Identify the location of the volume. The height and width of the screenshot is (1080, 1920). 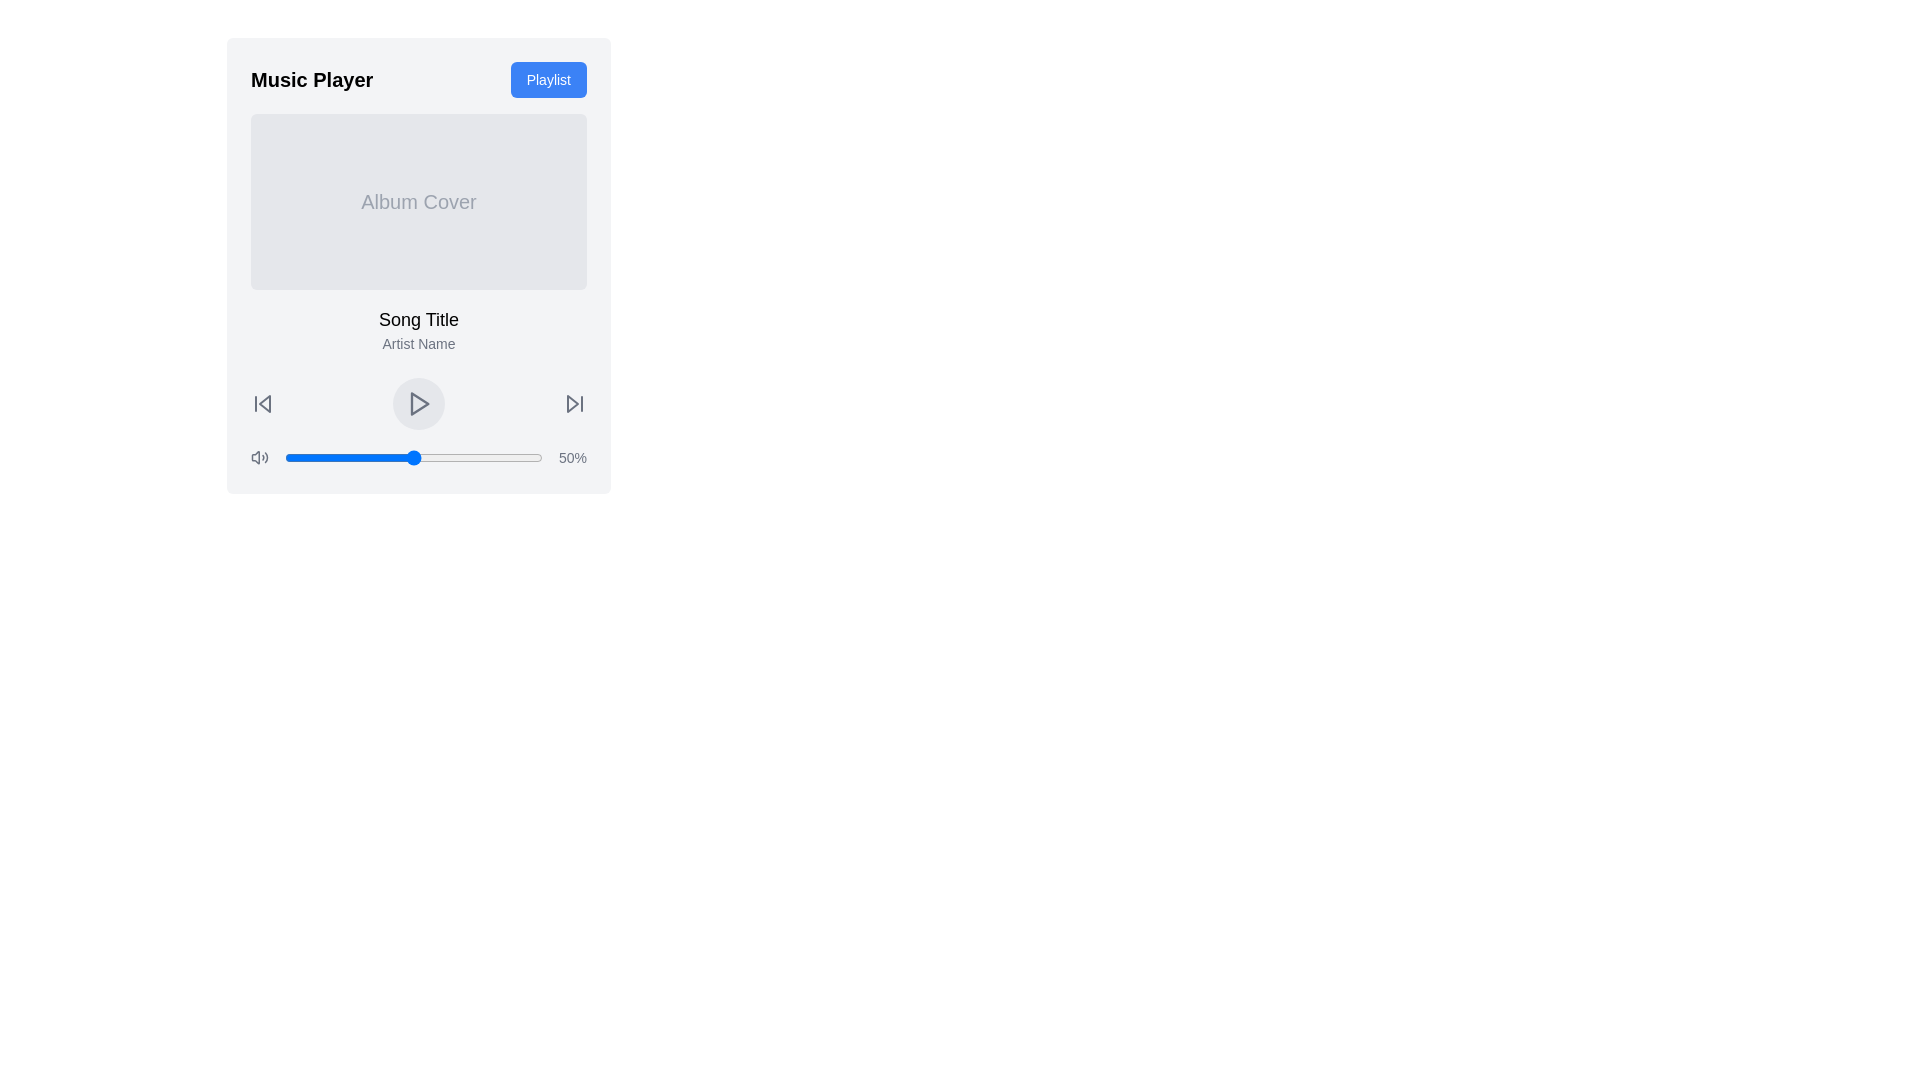
(404, 458).